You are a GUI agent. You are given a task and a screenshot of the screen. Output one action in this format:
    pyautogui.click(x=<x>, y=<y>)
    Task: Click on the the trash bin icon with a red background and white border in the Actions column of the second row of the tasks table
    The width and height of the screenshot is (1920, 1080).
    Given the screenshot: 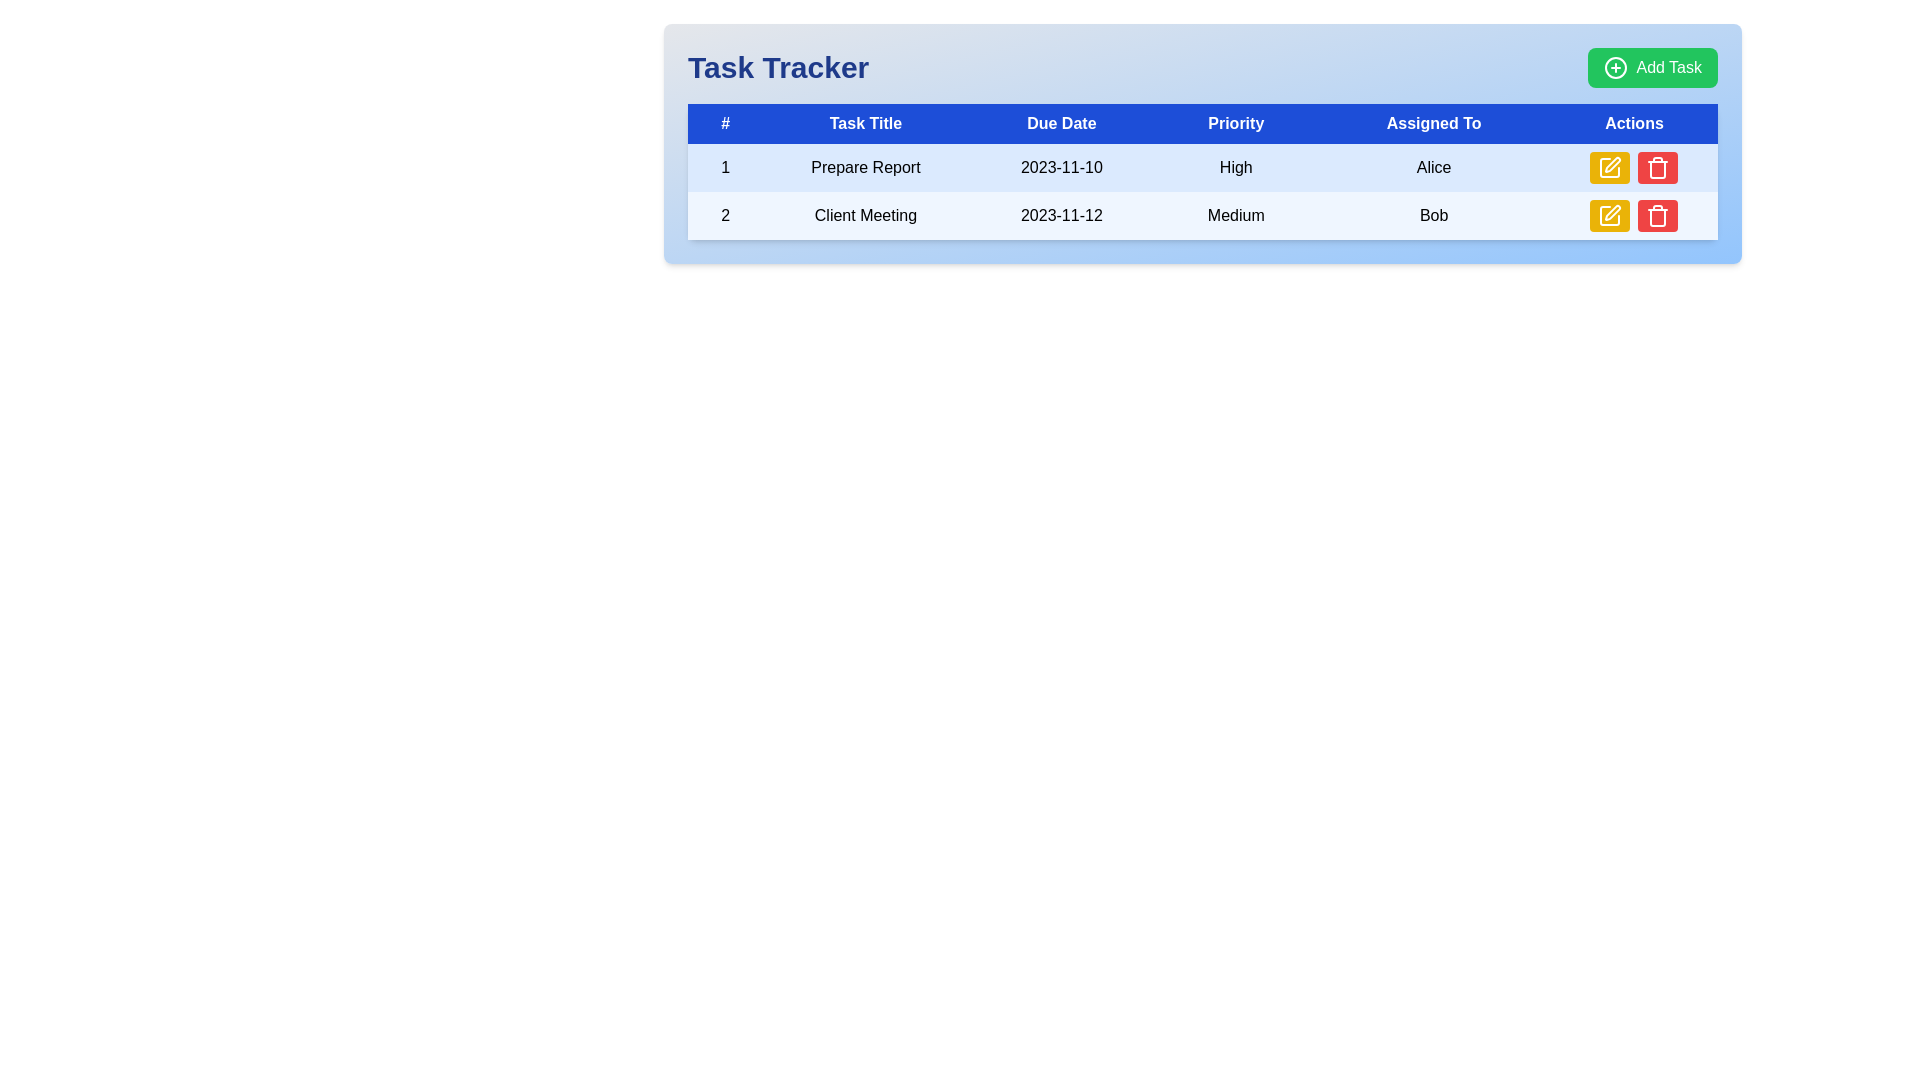 What is the action you would take?
    pyautogui.click(x=1657, y=167)
    